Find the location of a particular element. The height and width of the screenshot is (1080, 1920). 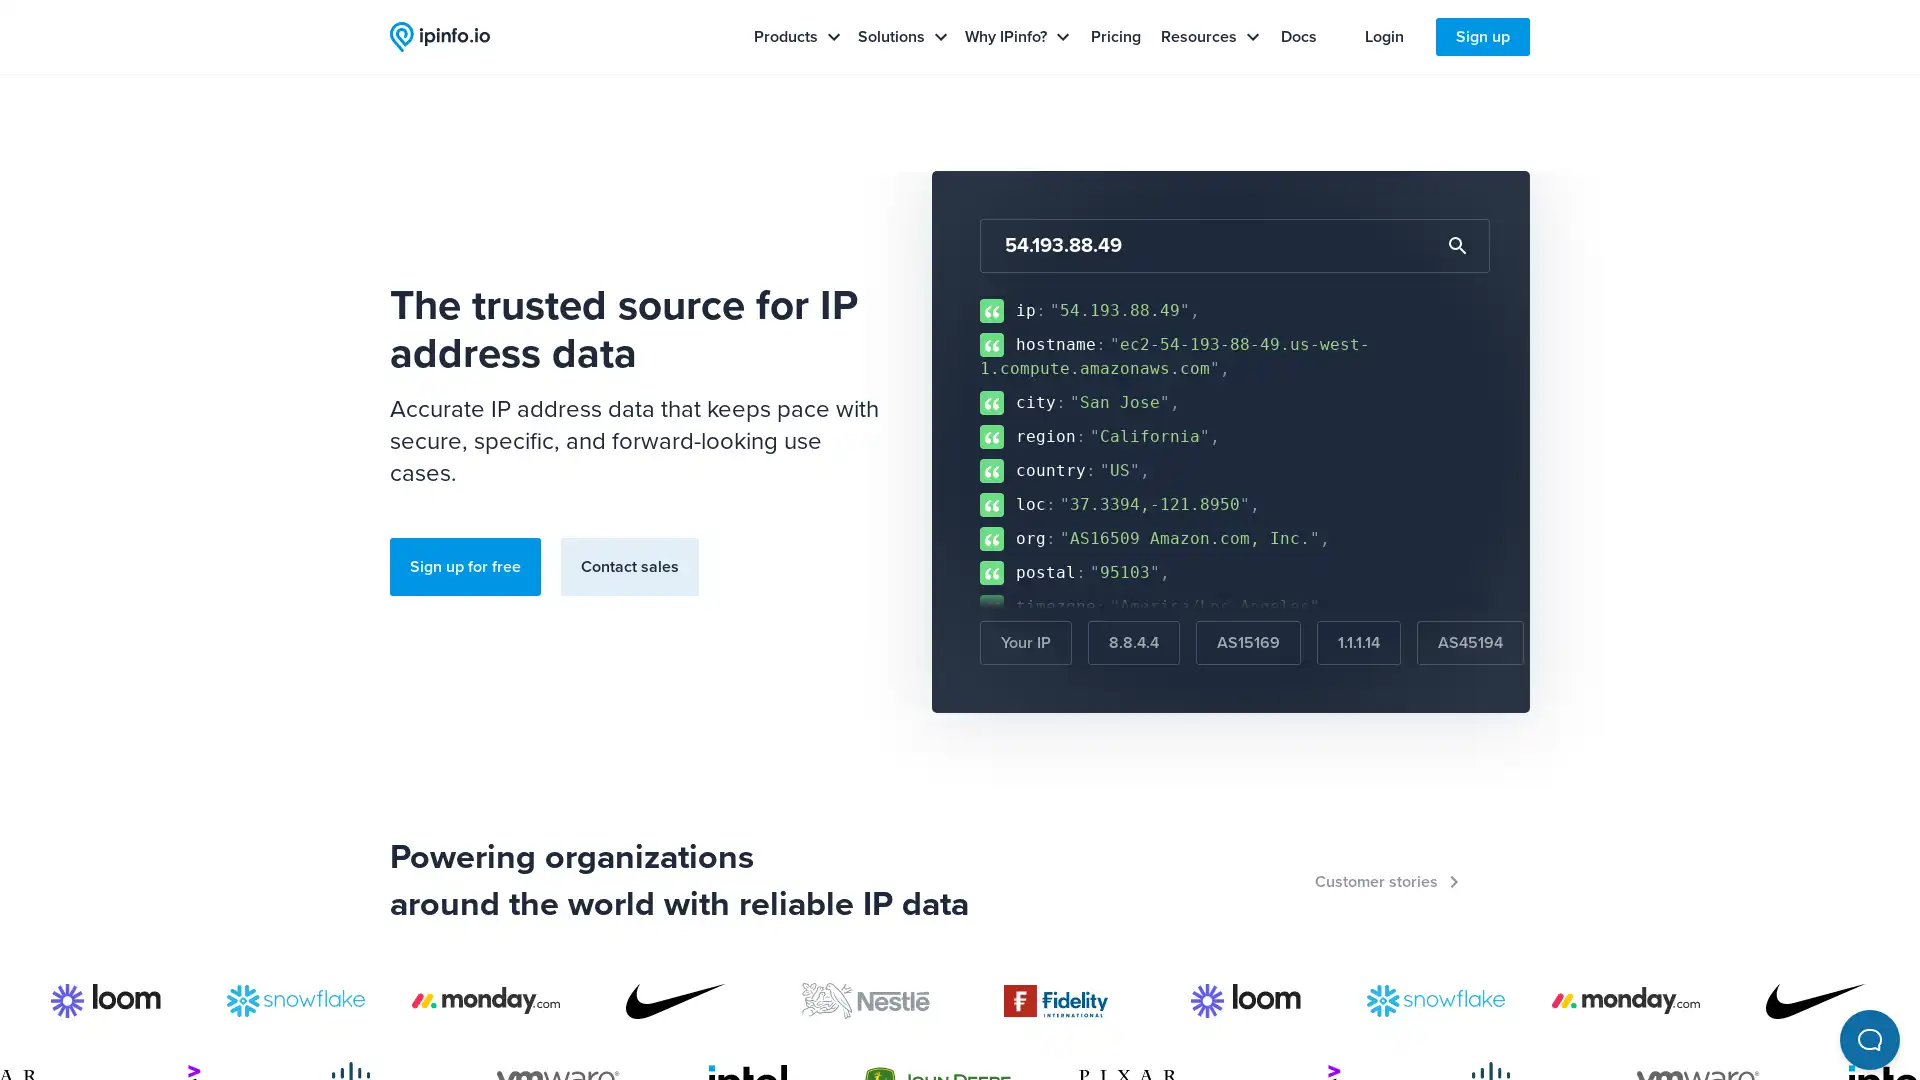

8.8.4.4 is located at coordinates (1133, 643).